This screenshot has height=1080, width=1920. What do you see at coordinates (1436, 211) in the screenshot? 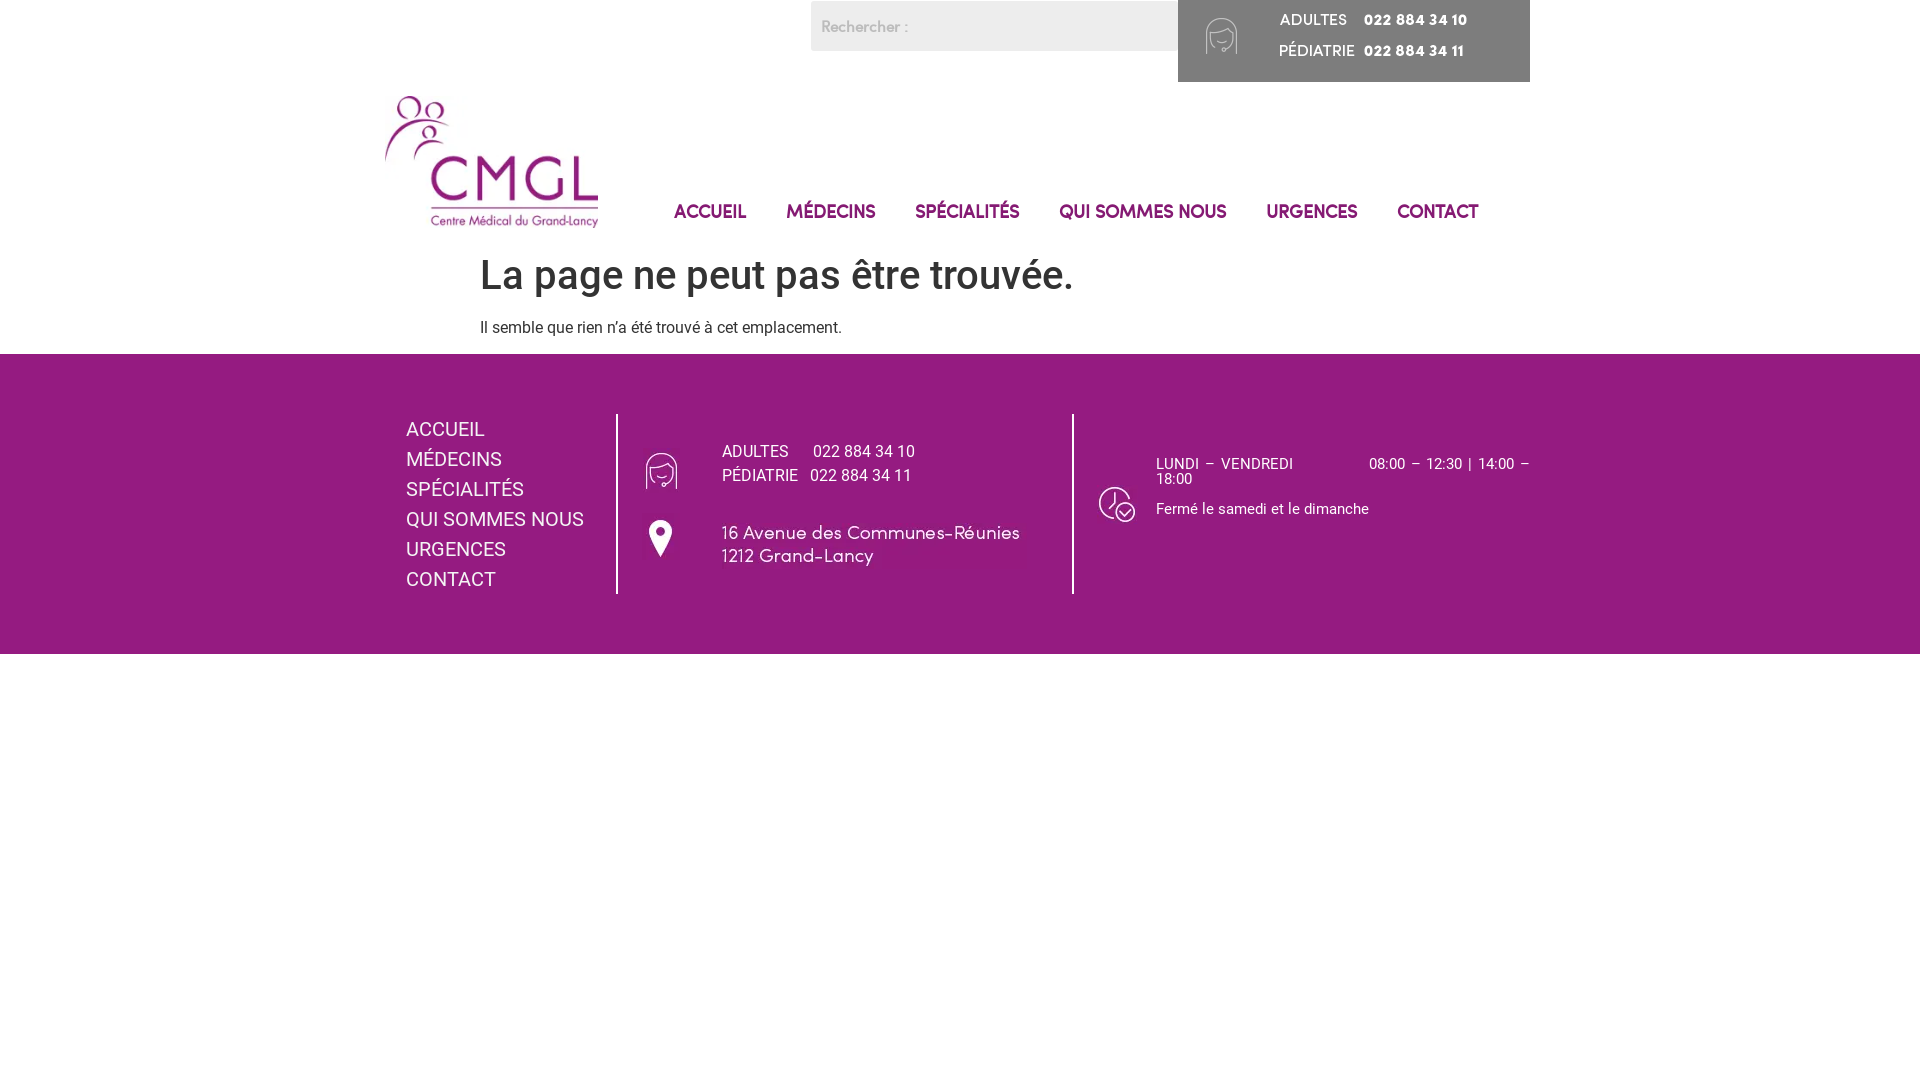
I see `'CONTACT'` at bounding box center [1436, 211].